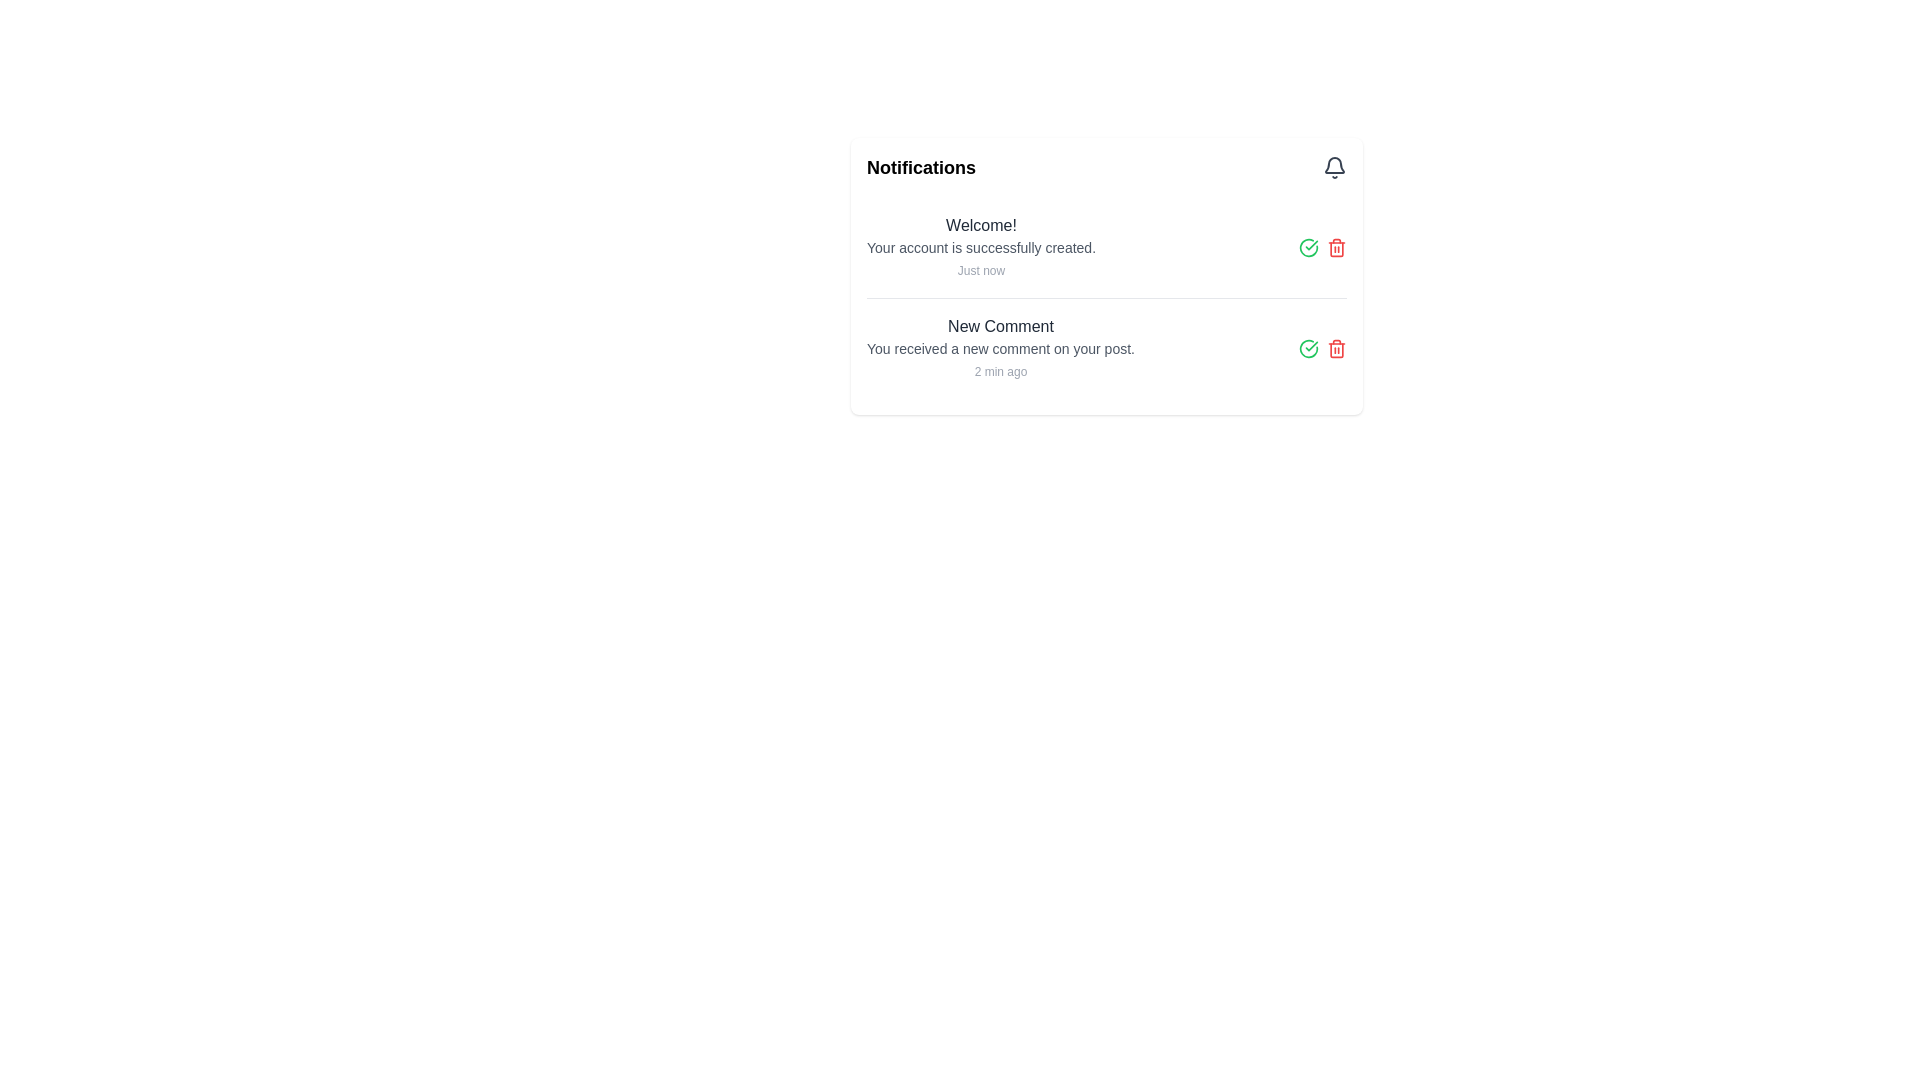  I want to click on the timestamp text label located in the bottom-right corner of the 'New Comment' notification block, so click(1000, 371).